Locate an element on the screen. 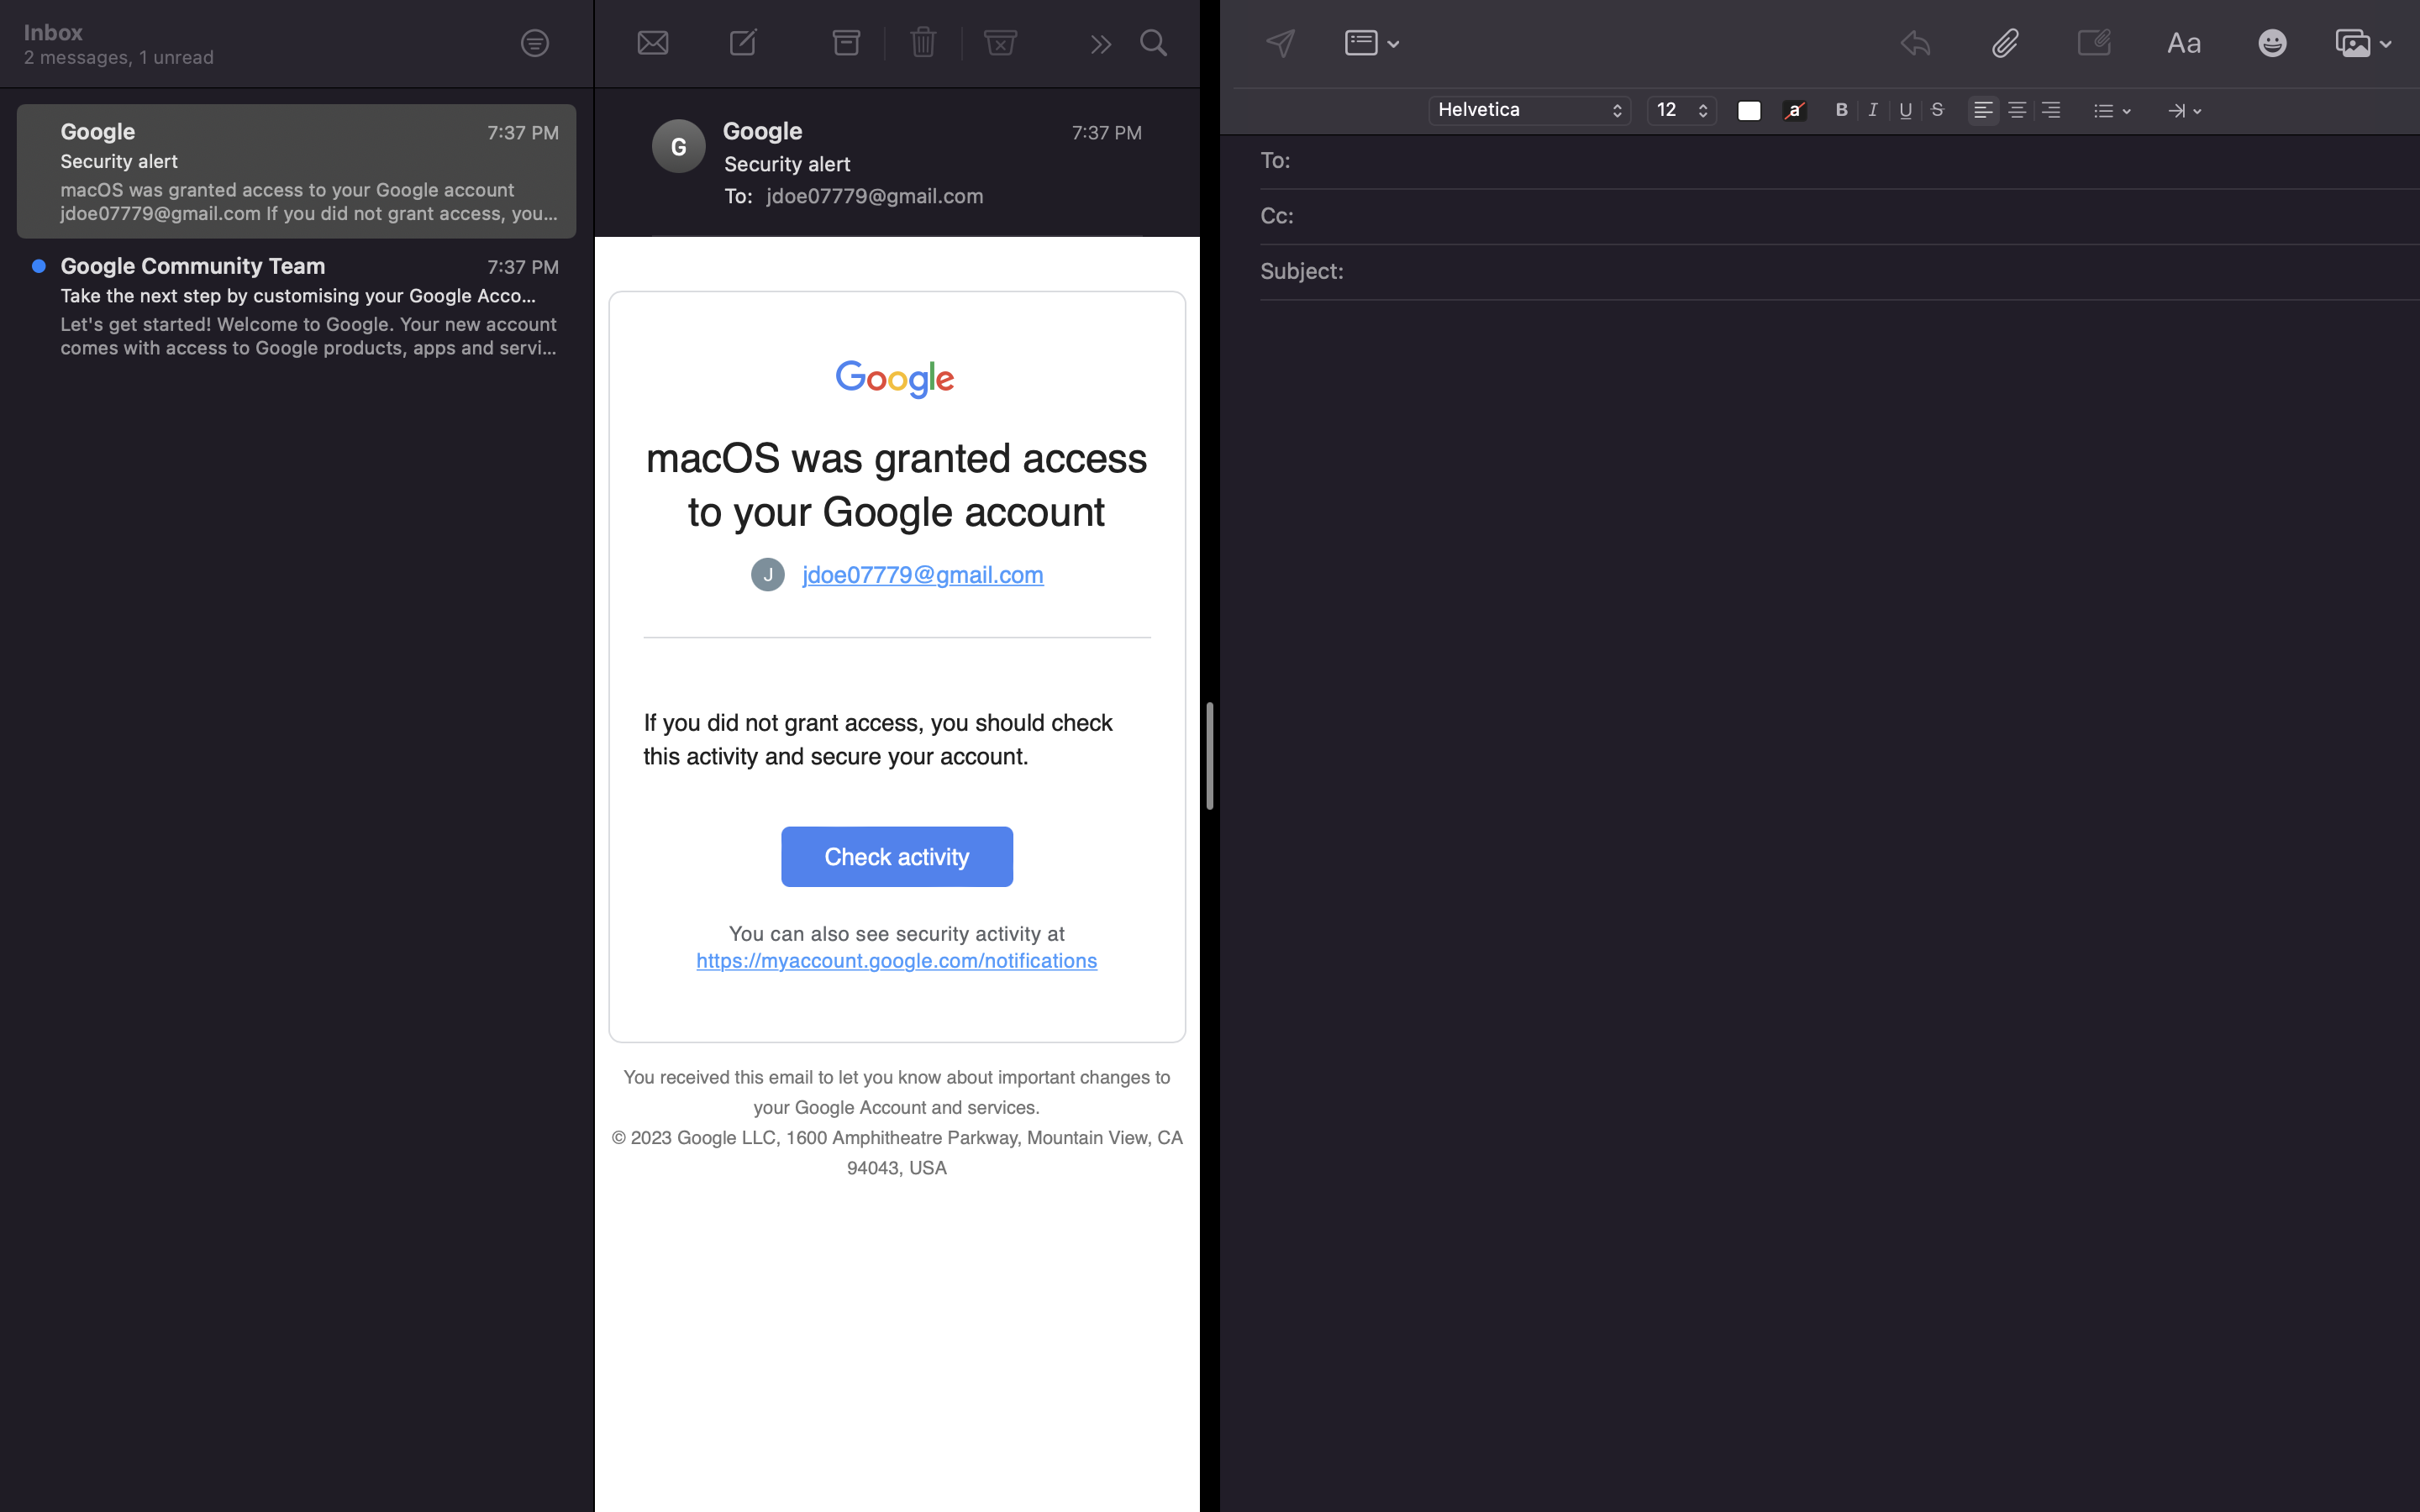 This screenshot has width=2420, height=1512. Enter "john@gmail.com" in the "To" field of the new email is located at coordinates (1854, 162).